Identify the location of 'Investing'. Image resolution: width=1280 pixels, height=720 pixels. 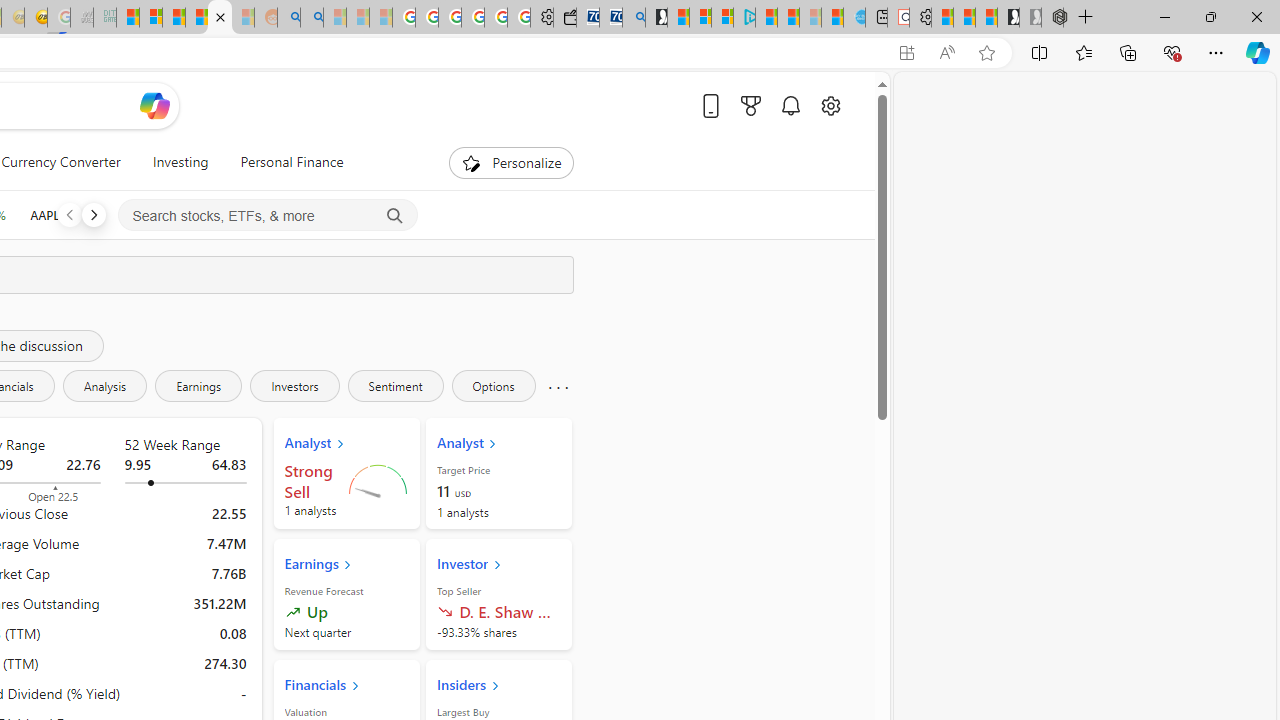
(180, 162).